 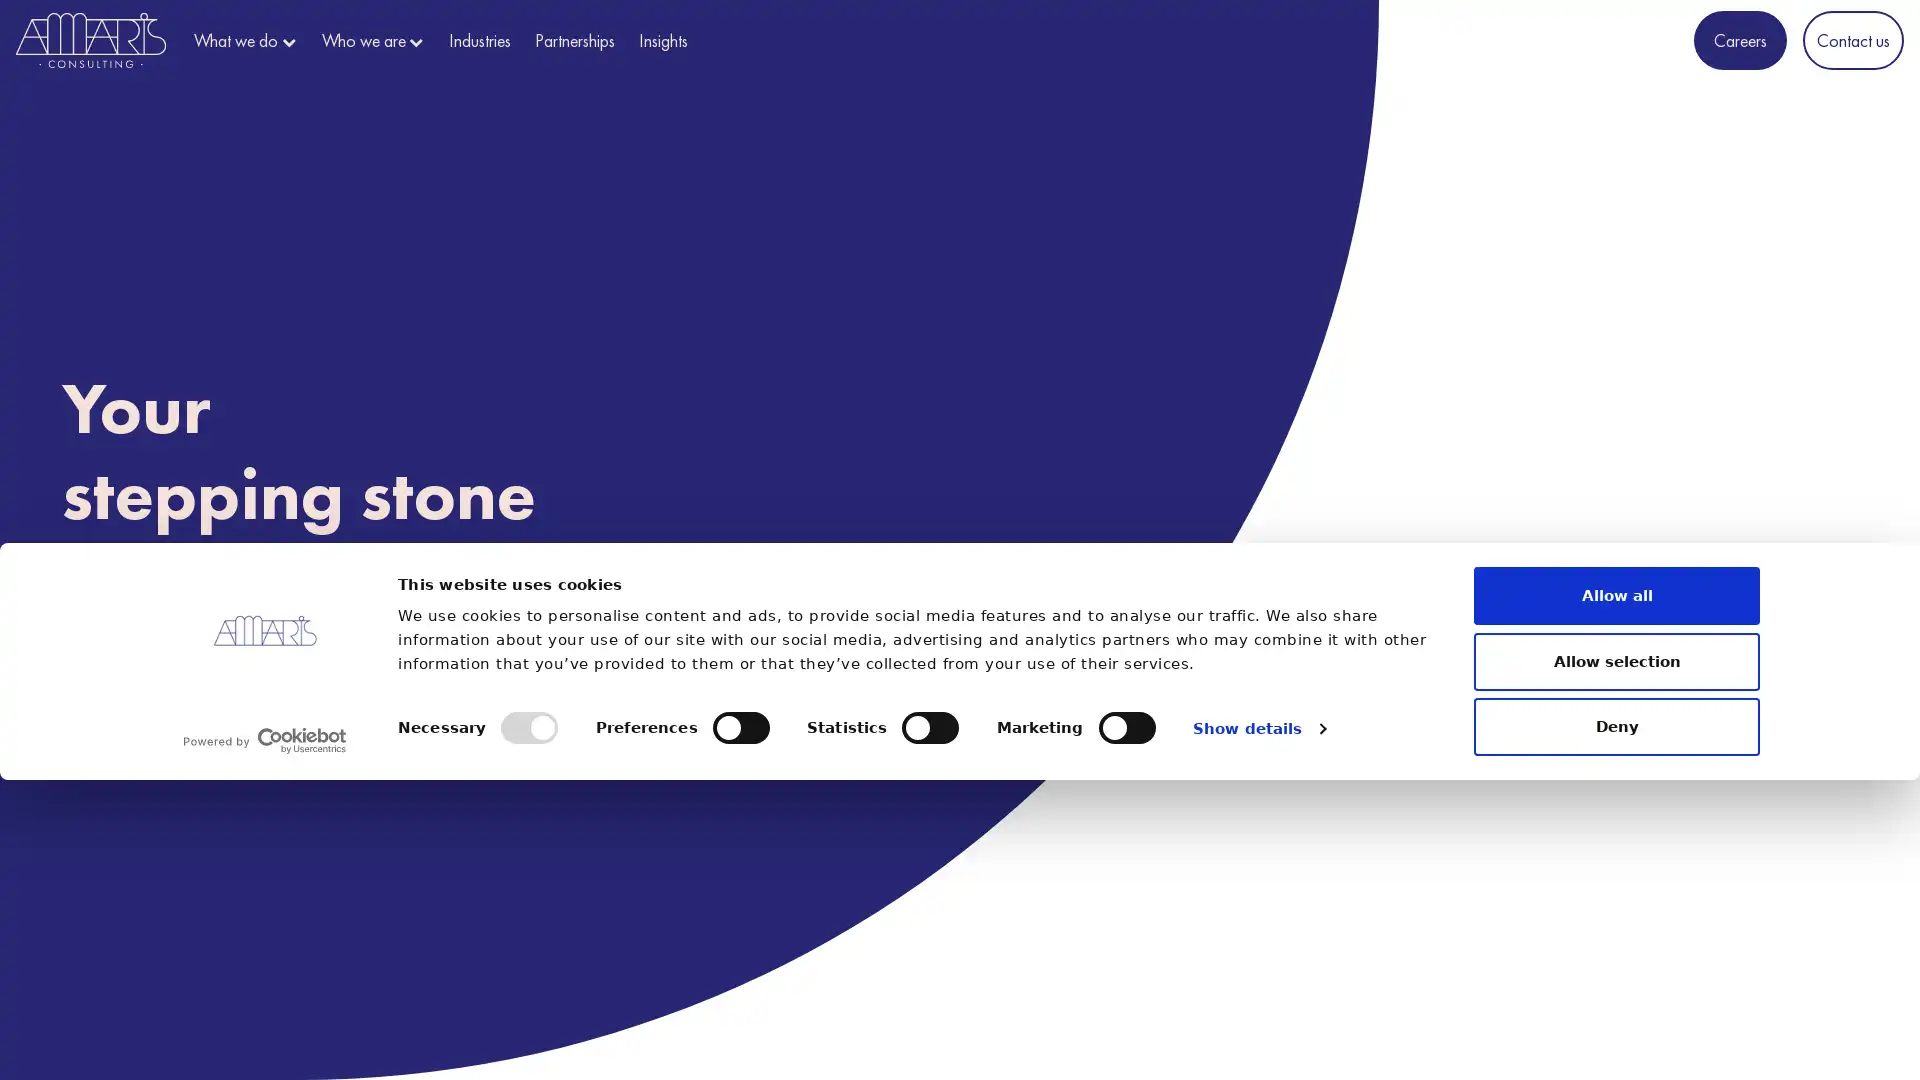 I want to click on Allow selection, so click(x=1617, y=959).